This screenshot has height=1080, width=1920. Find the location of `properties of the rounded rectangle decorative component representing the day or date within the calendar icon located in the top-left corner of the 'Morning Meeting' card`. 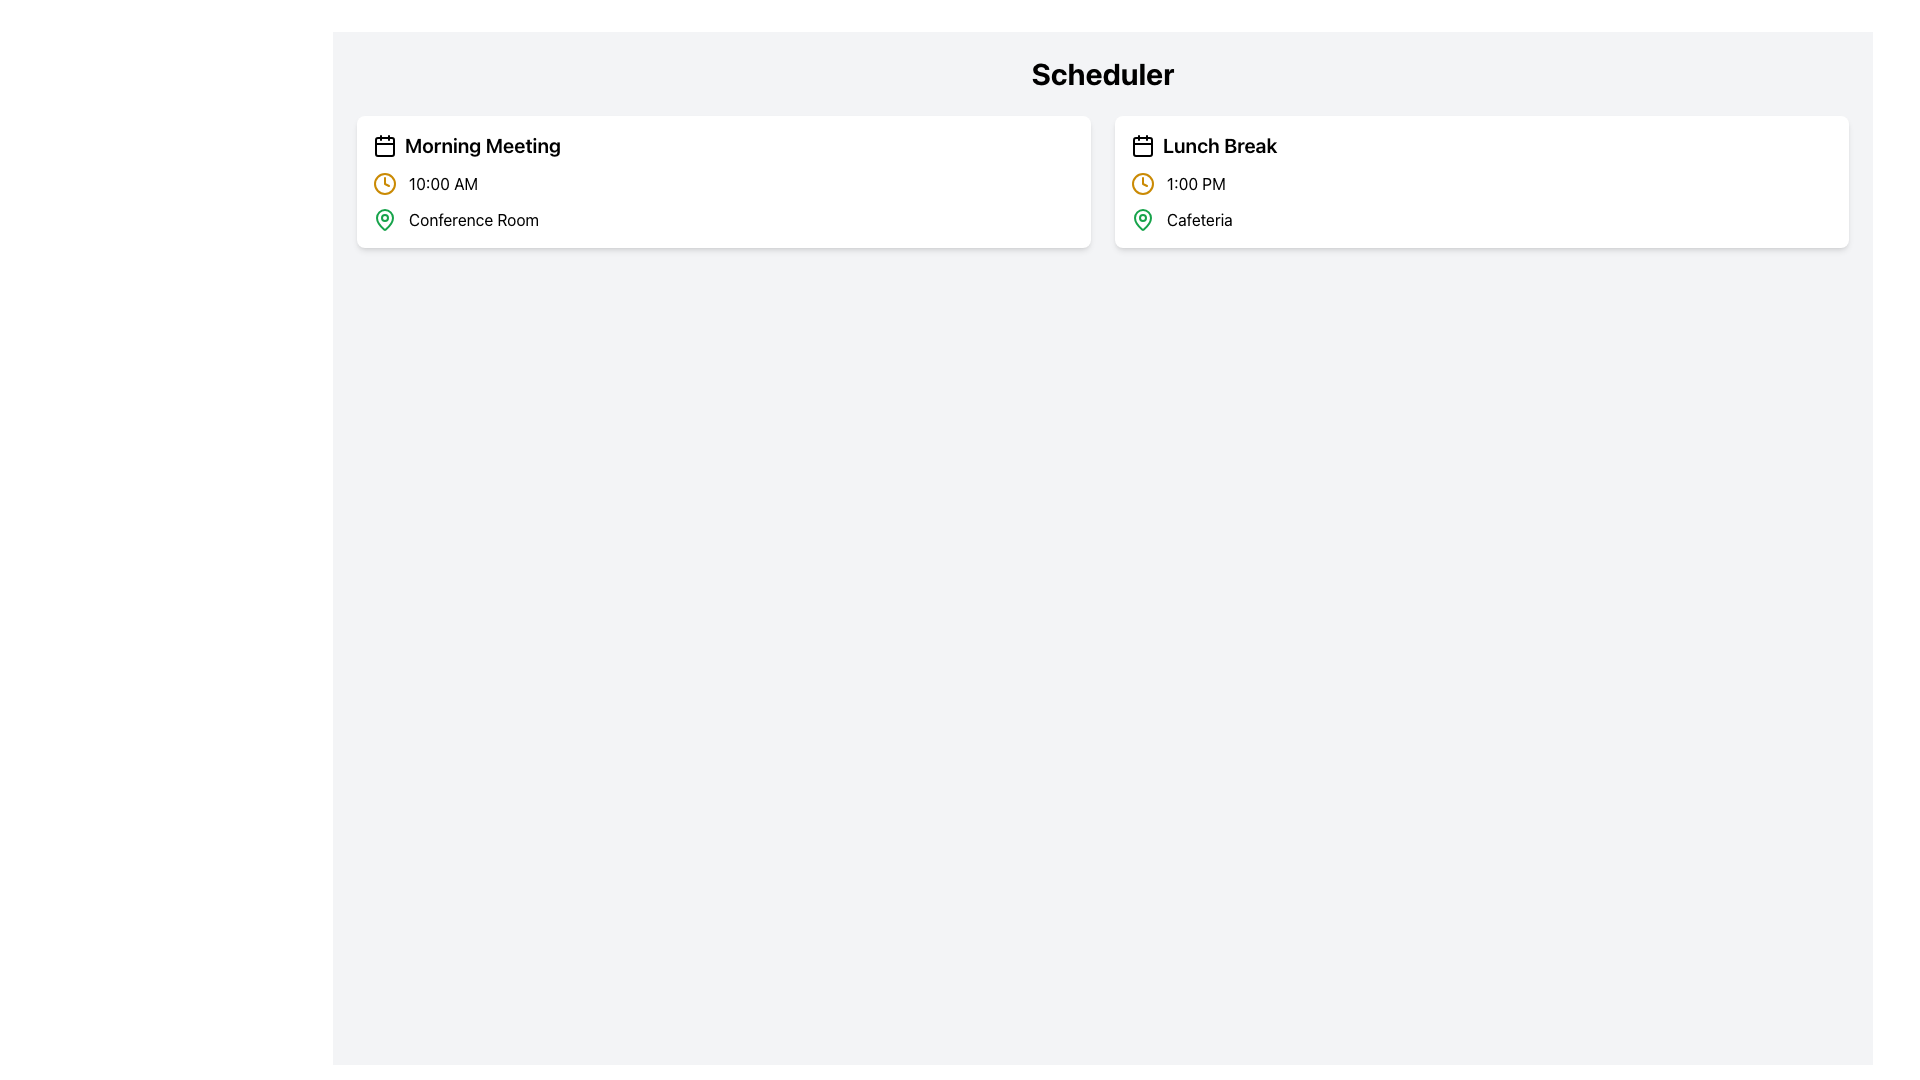

properties of the rounded rectangle decorative component representing the day or date within the calendar icon located in the top-left corner of the 'Morning Meeting' card is located at coordinates (384, 145).